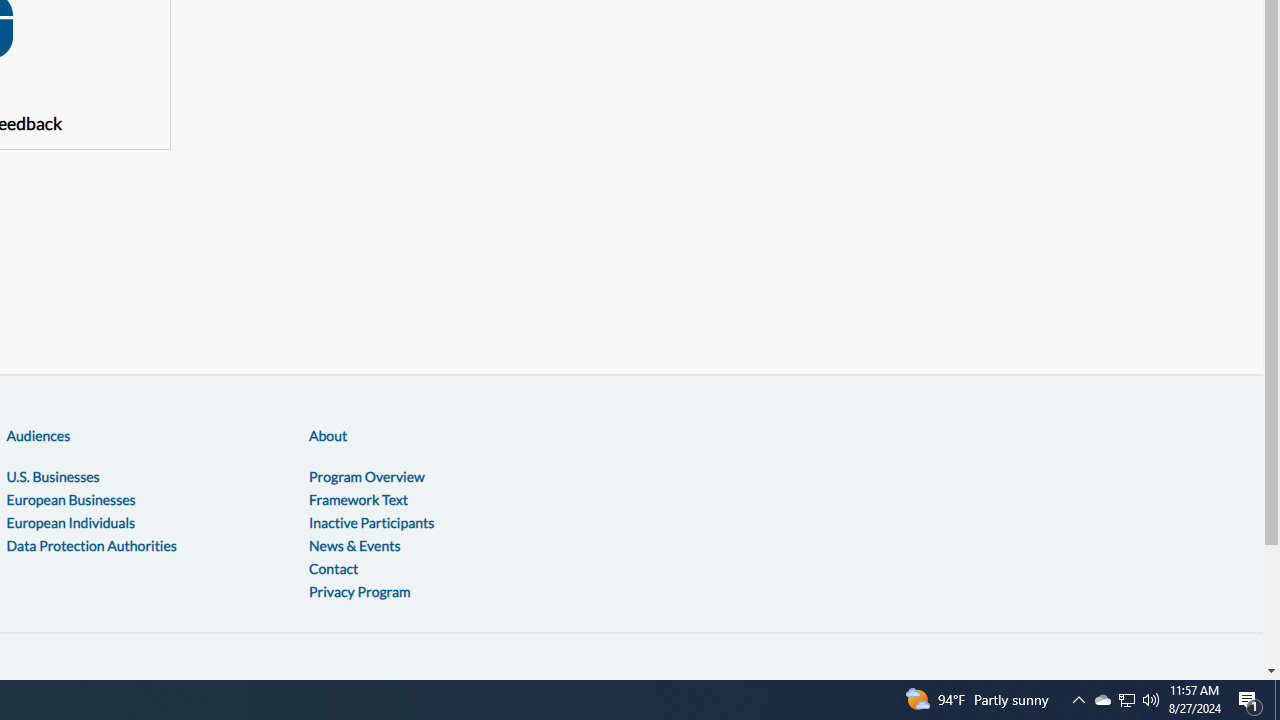 The image size is (1280, 720). I want to click on 'News & Events', so click(354, 544).